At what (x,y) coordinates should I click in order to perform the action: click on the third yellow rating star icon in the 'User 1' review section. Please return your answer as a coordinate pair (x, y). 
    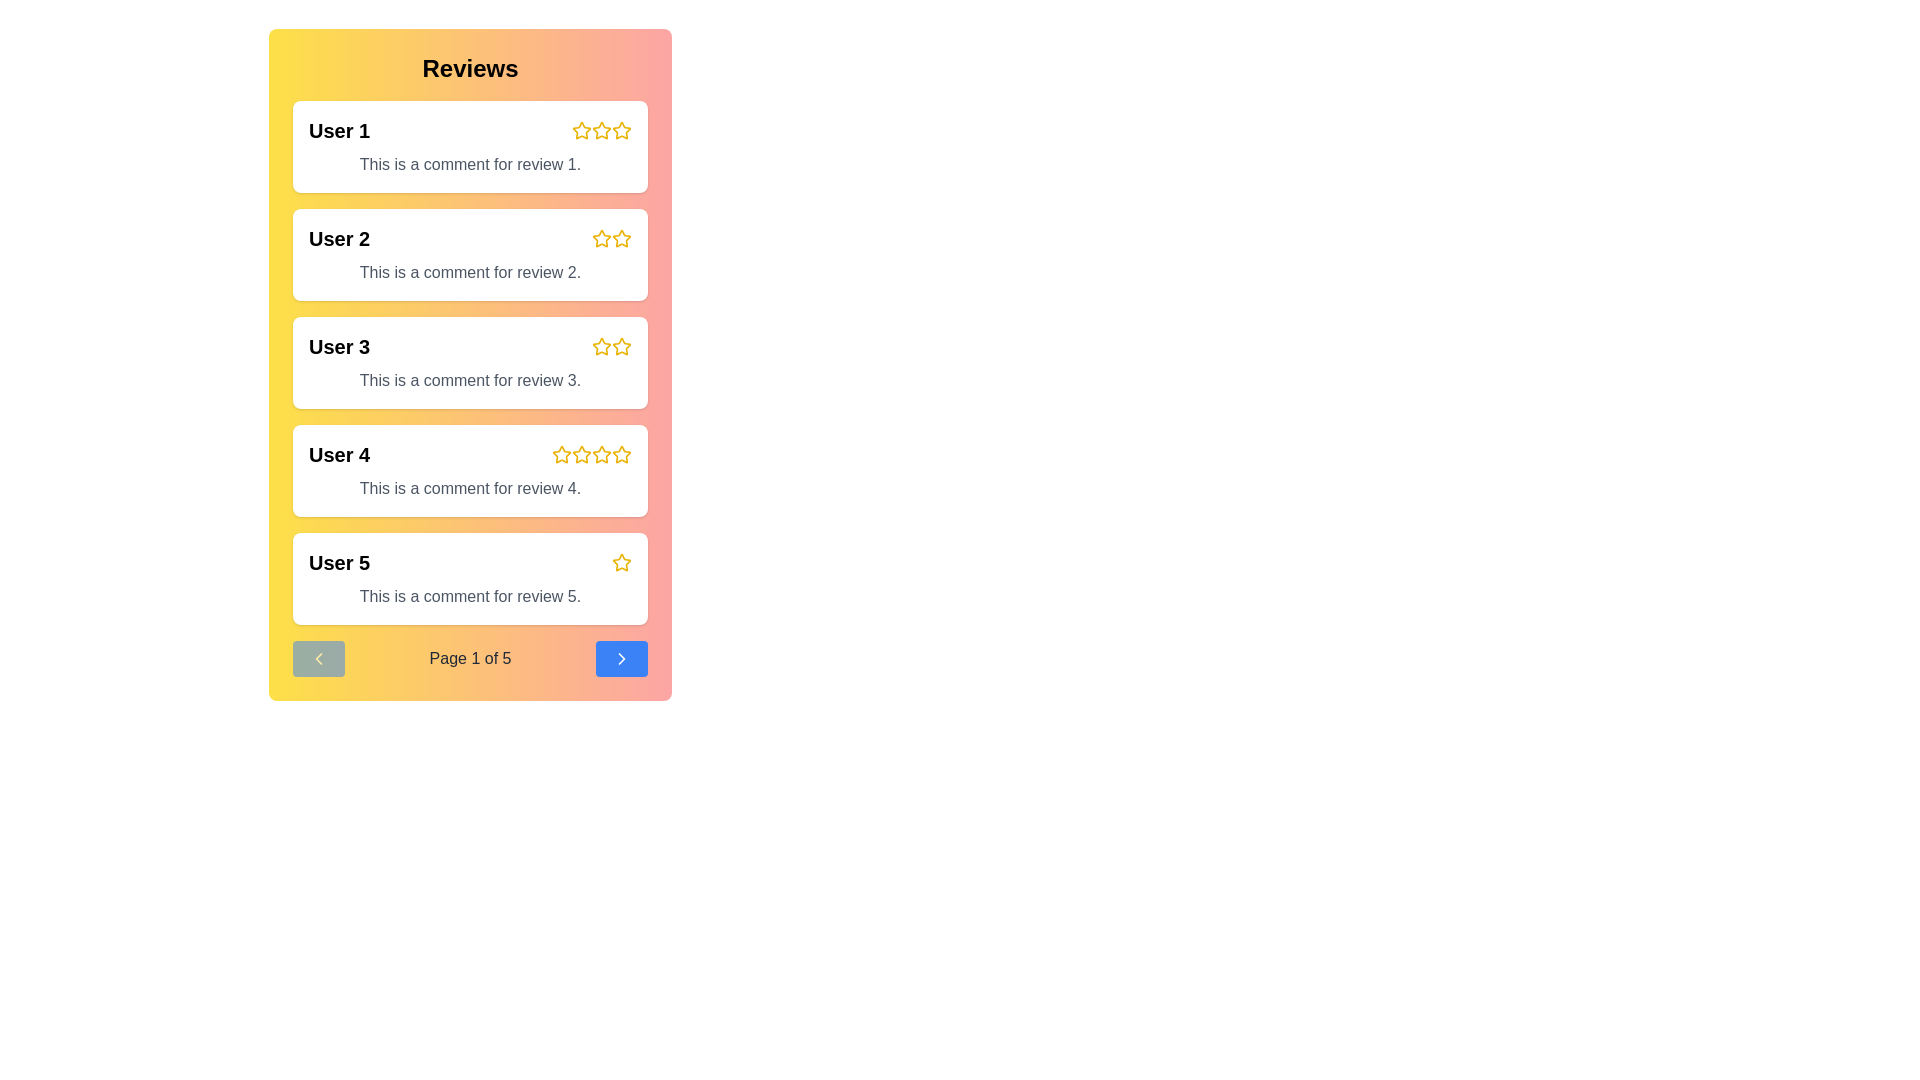
    Looking at the image, I should click on (600, 131).